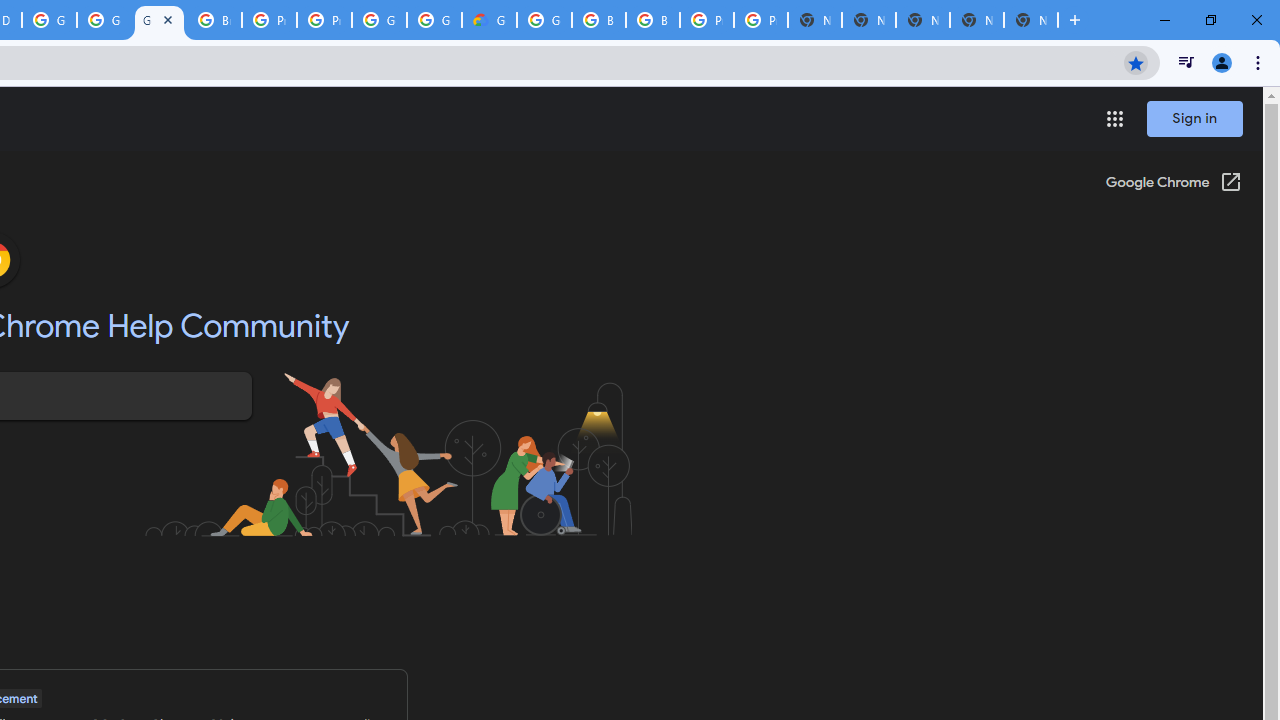 This screenshot has width=1280, height=720. What do you see at coordinates (1185, 61) in the screenshot?
I see `'Control your music, videos, and more'` at bounding box center [1185, 61].